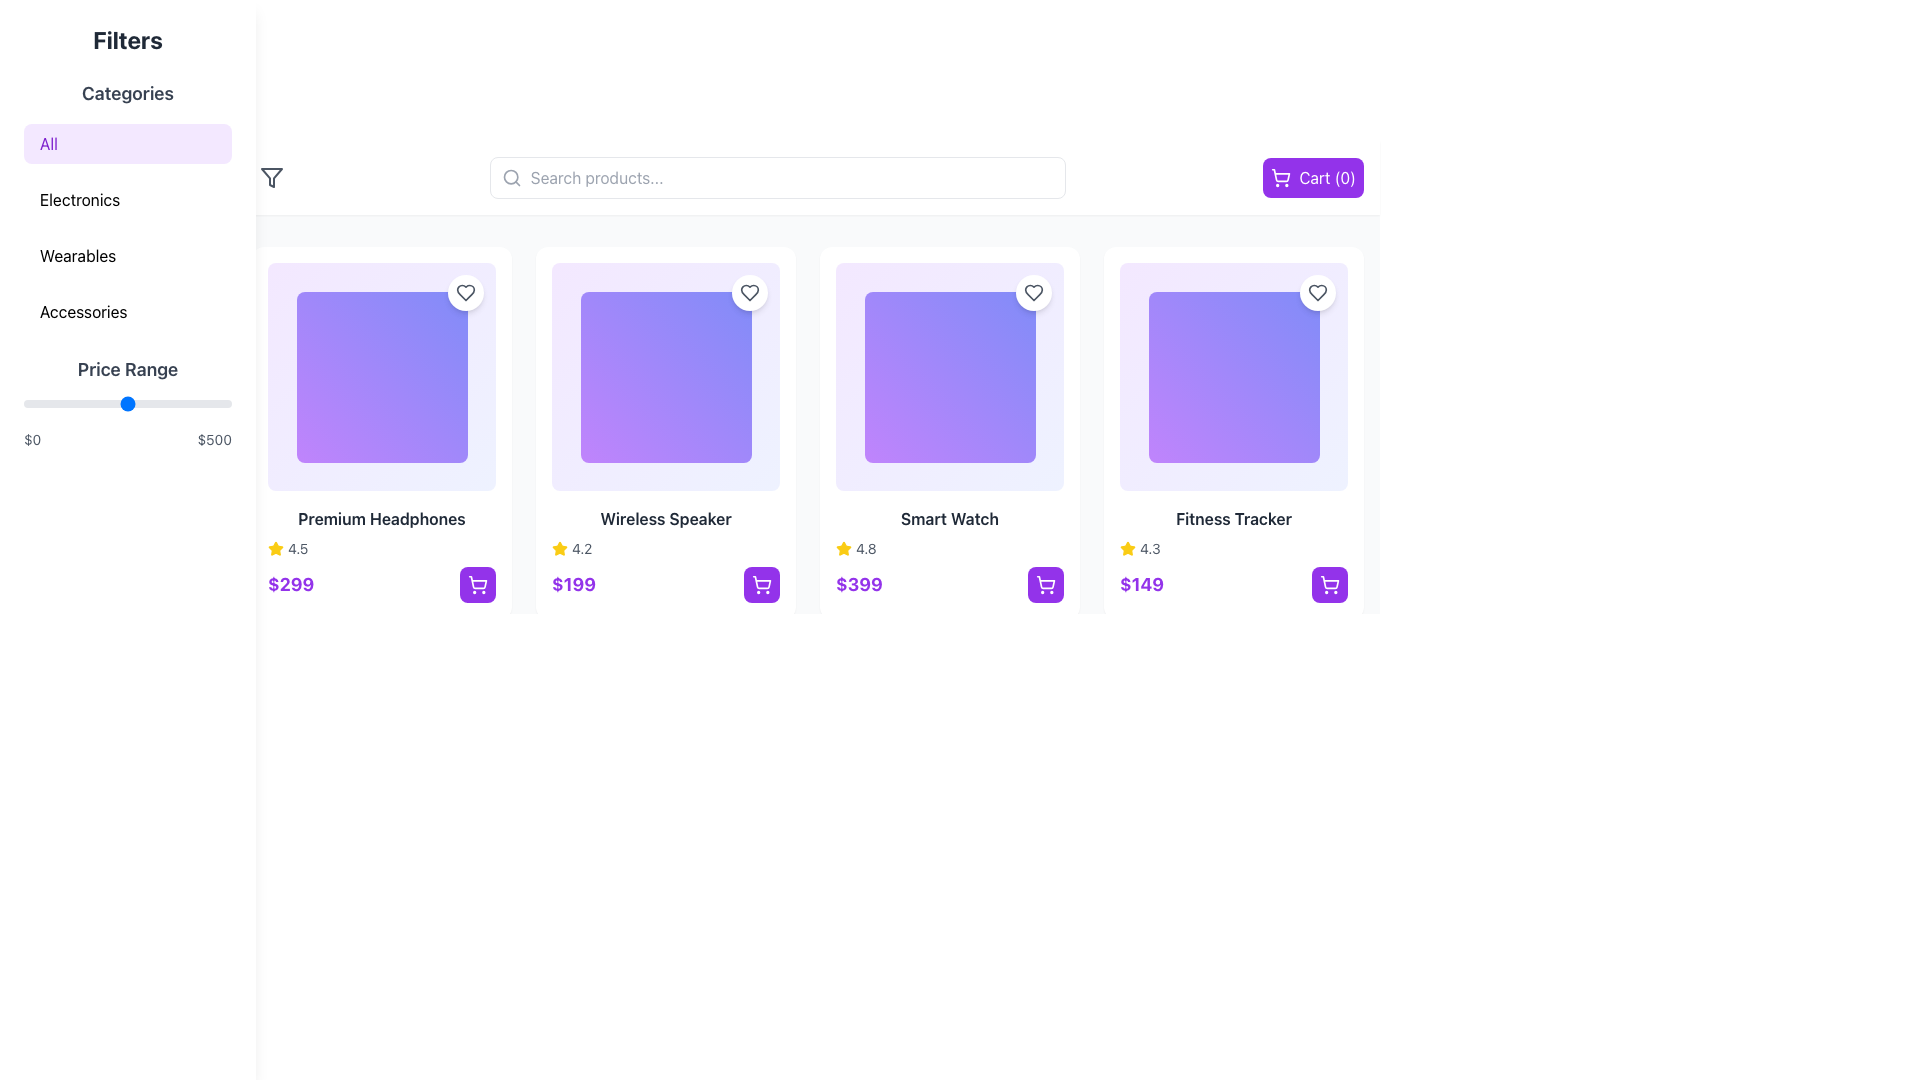  Describe the element at coordinates (127, 200) in the screenshot. I see `the 'Electronics' category filter button located in the 'Categories' section, which is the second option in the vertical list` at that location.